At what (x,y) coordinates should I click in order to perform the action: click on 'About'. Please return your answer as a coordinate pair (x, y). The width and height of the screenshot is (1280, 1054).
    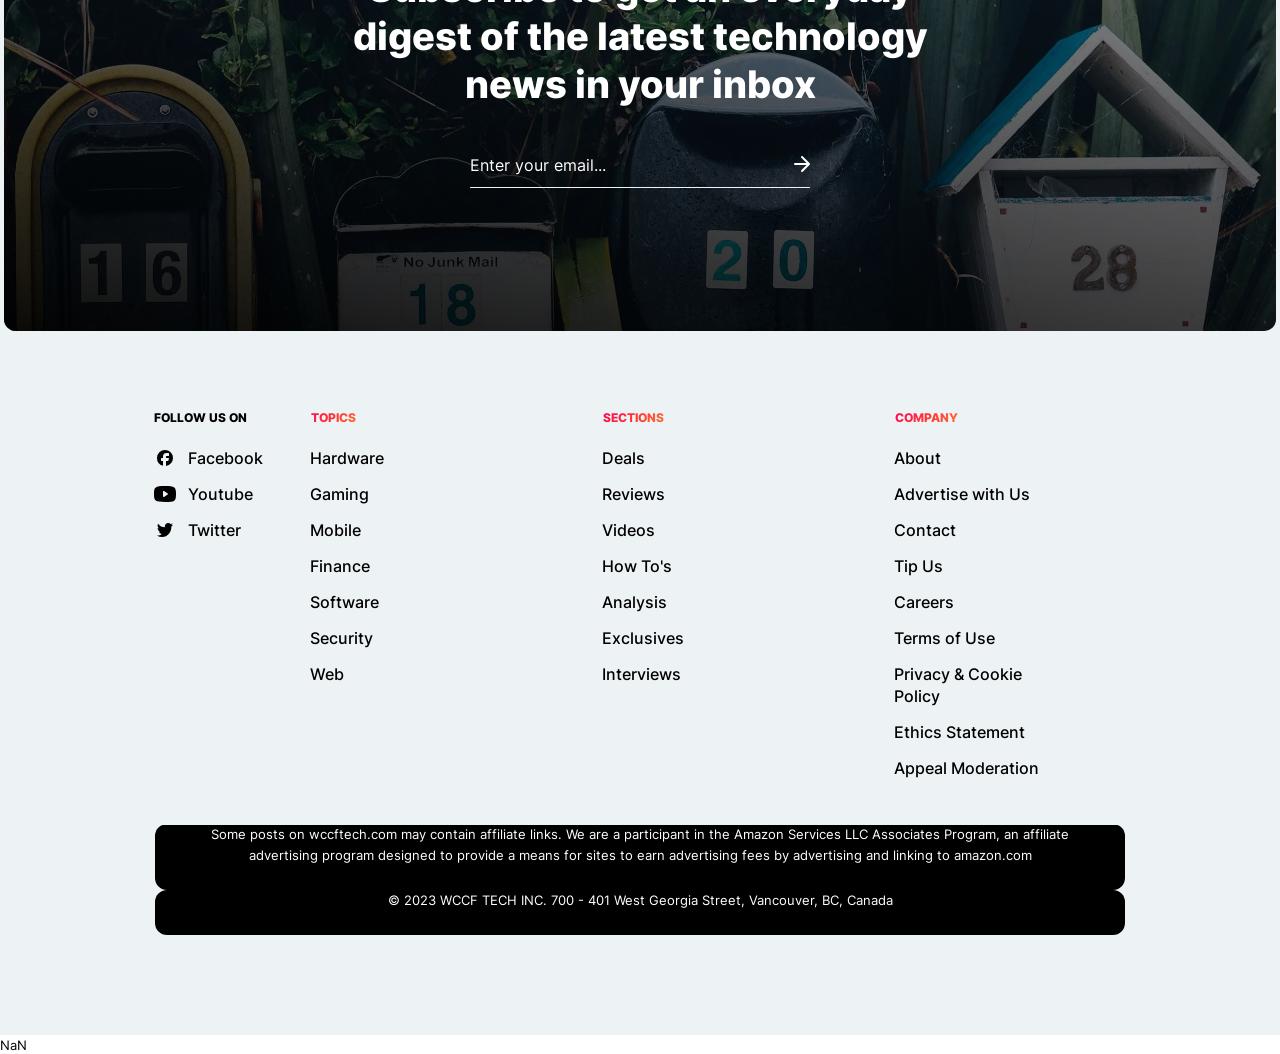
    Looking at the image, I should click on (916, 457).